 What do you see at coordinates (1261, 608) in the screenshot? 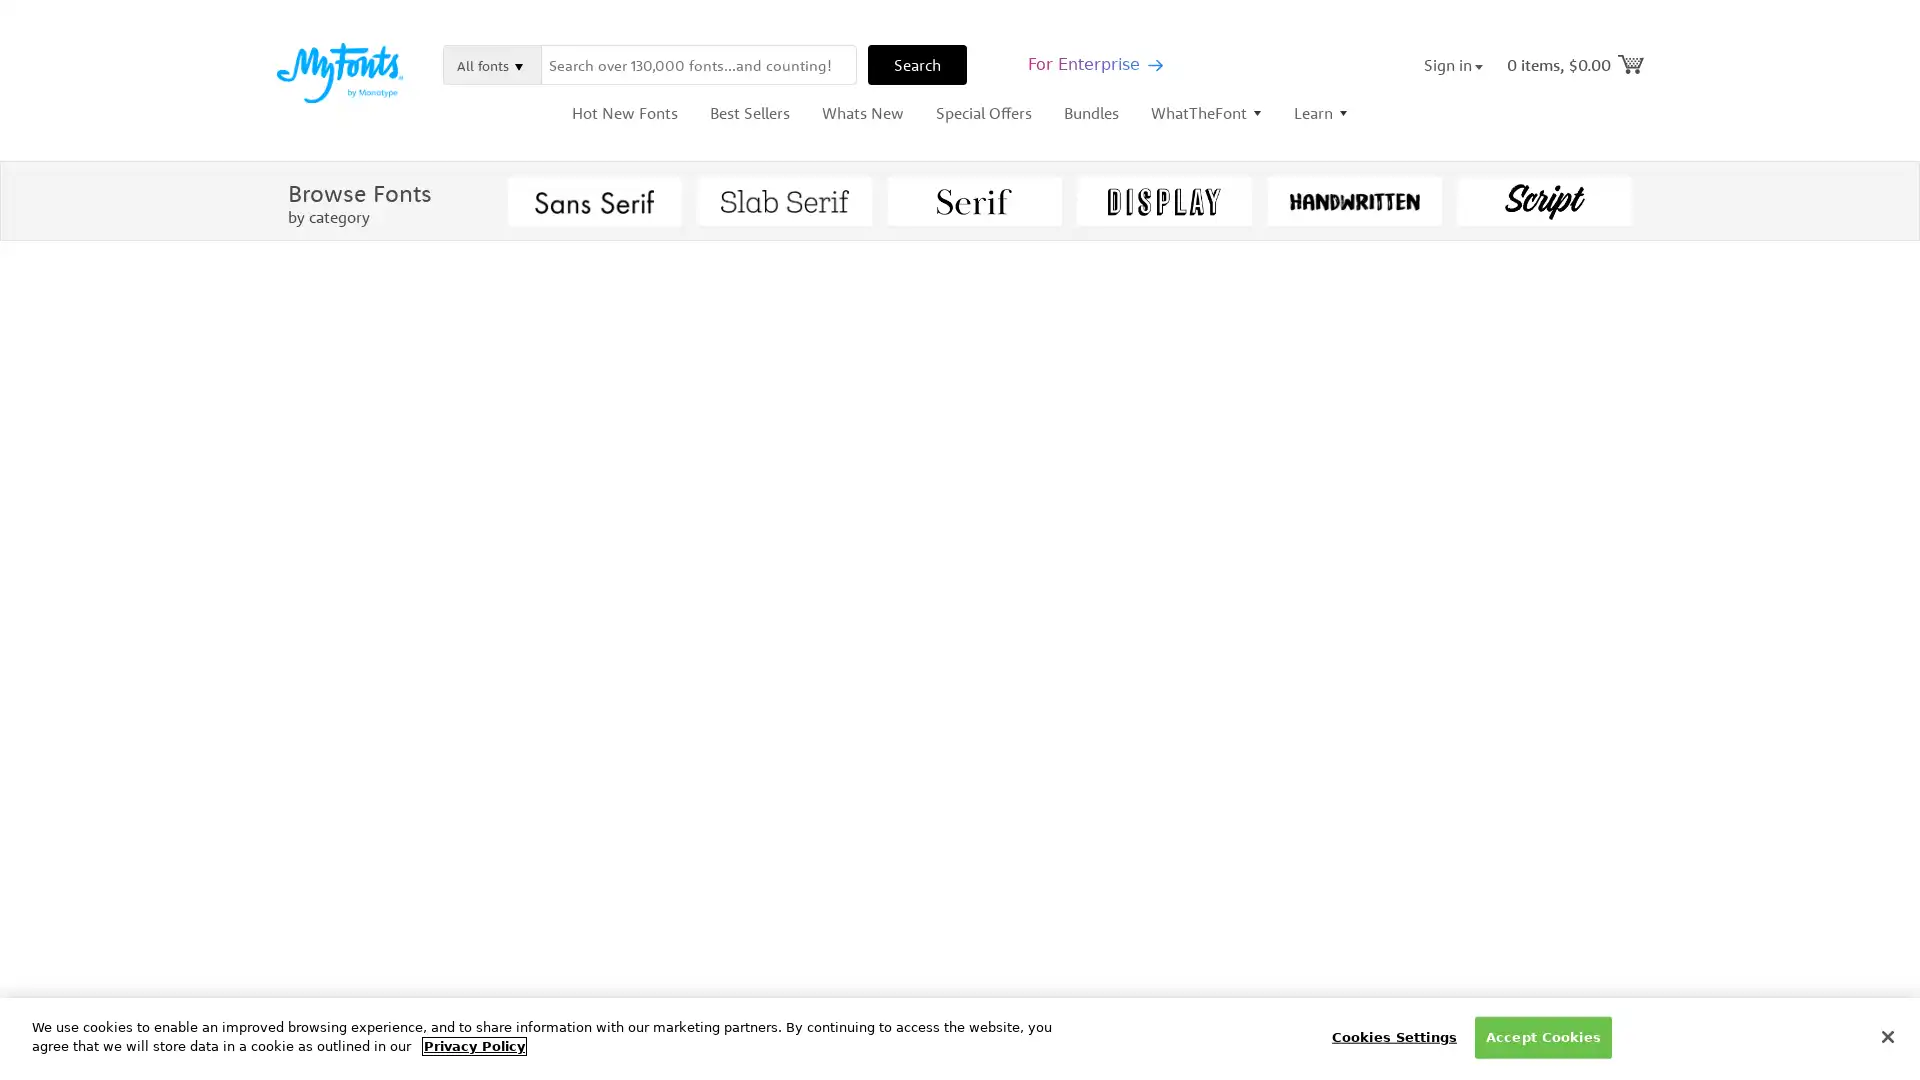
I see `Settings Menu` at bounding box center [1261, 608].